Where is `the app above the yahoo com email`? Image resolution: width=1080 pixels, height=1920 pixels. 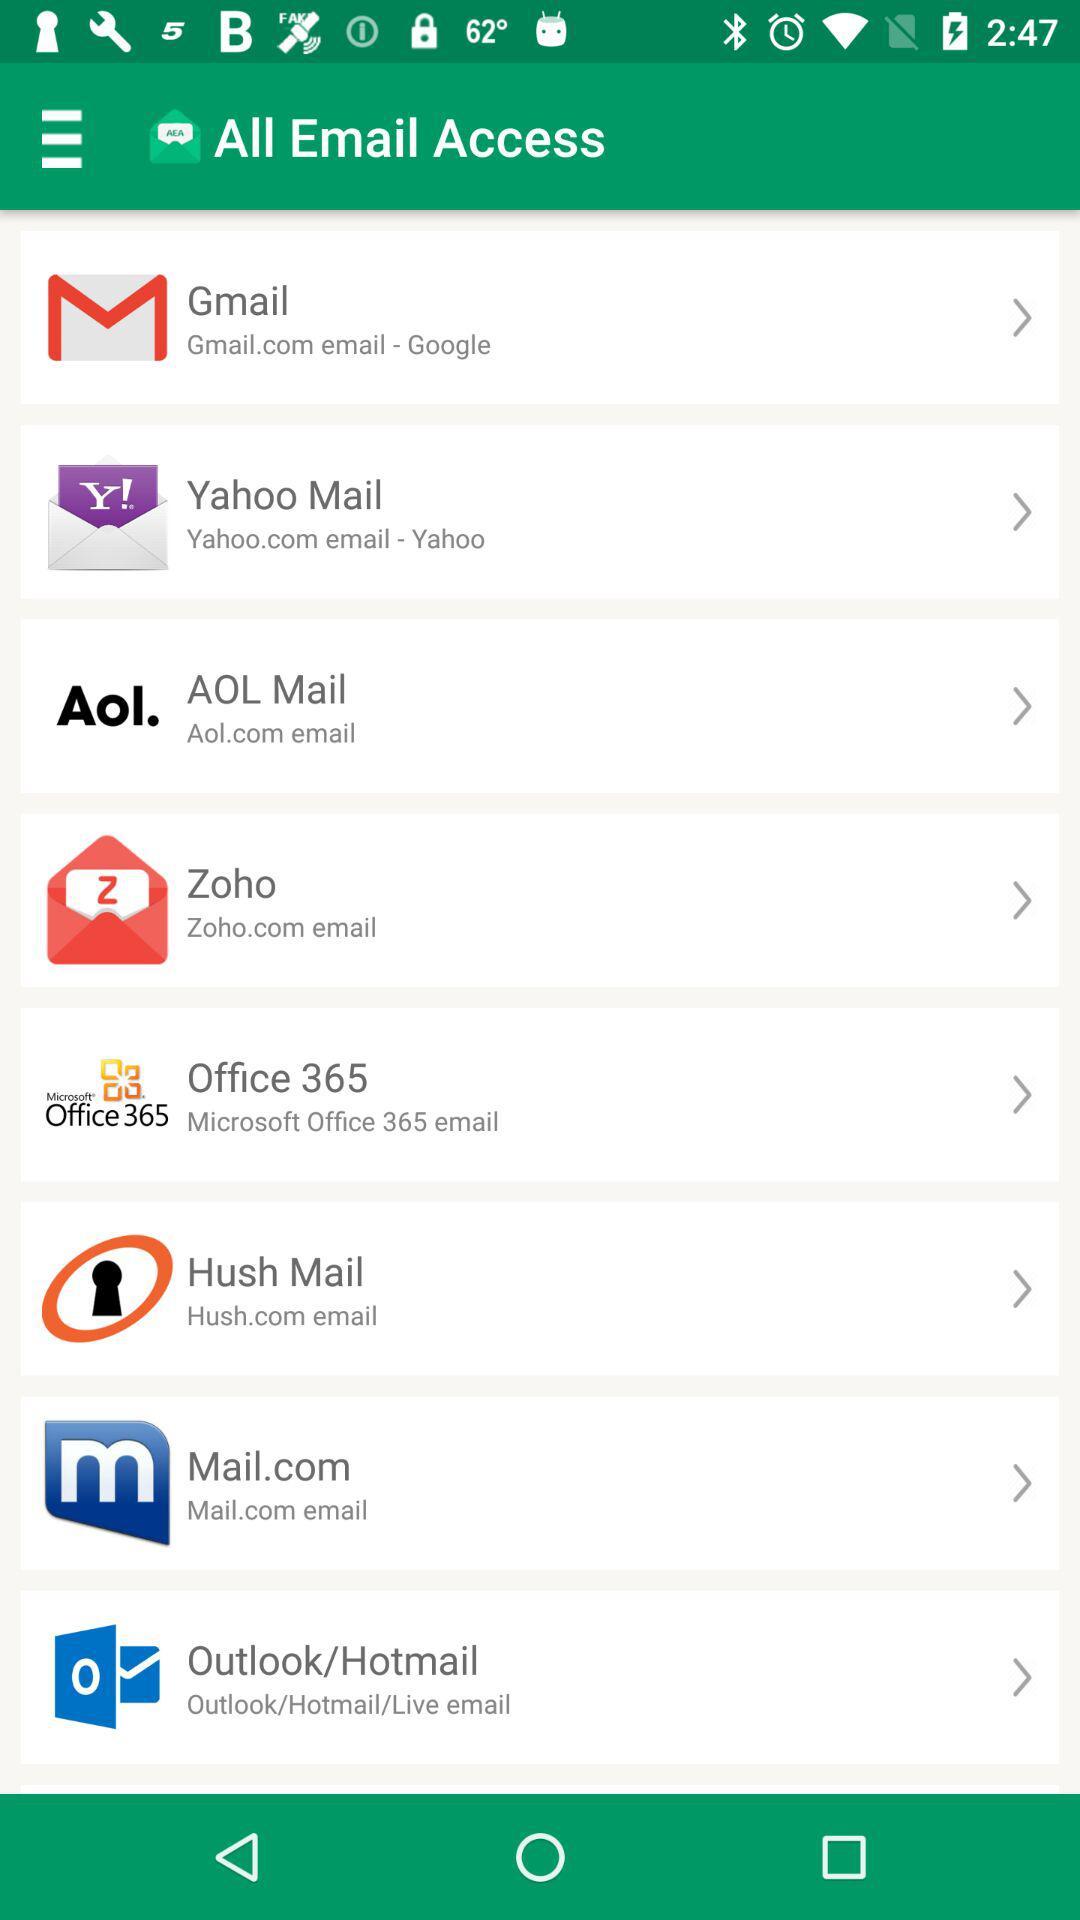
the app above the yahoo com email is located at coordinates (285, 493).